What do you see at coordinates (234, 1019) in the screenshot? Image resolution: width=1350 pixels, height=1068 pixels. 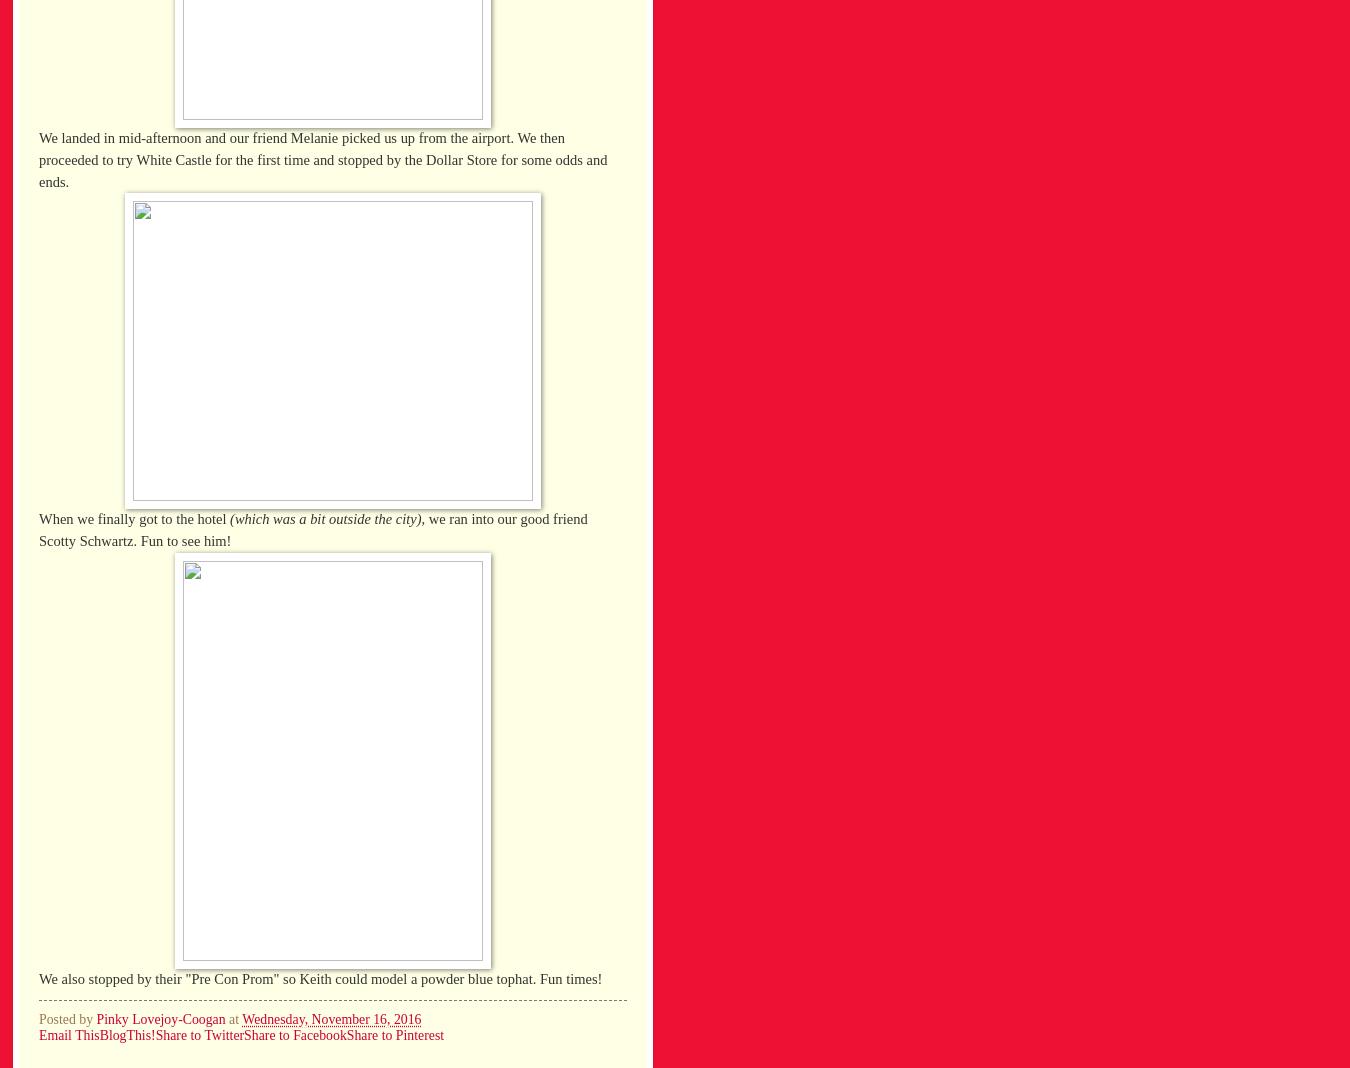 I see `'at'` at bounding box center [234, 1019].